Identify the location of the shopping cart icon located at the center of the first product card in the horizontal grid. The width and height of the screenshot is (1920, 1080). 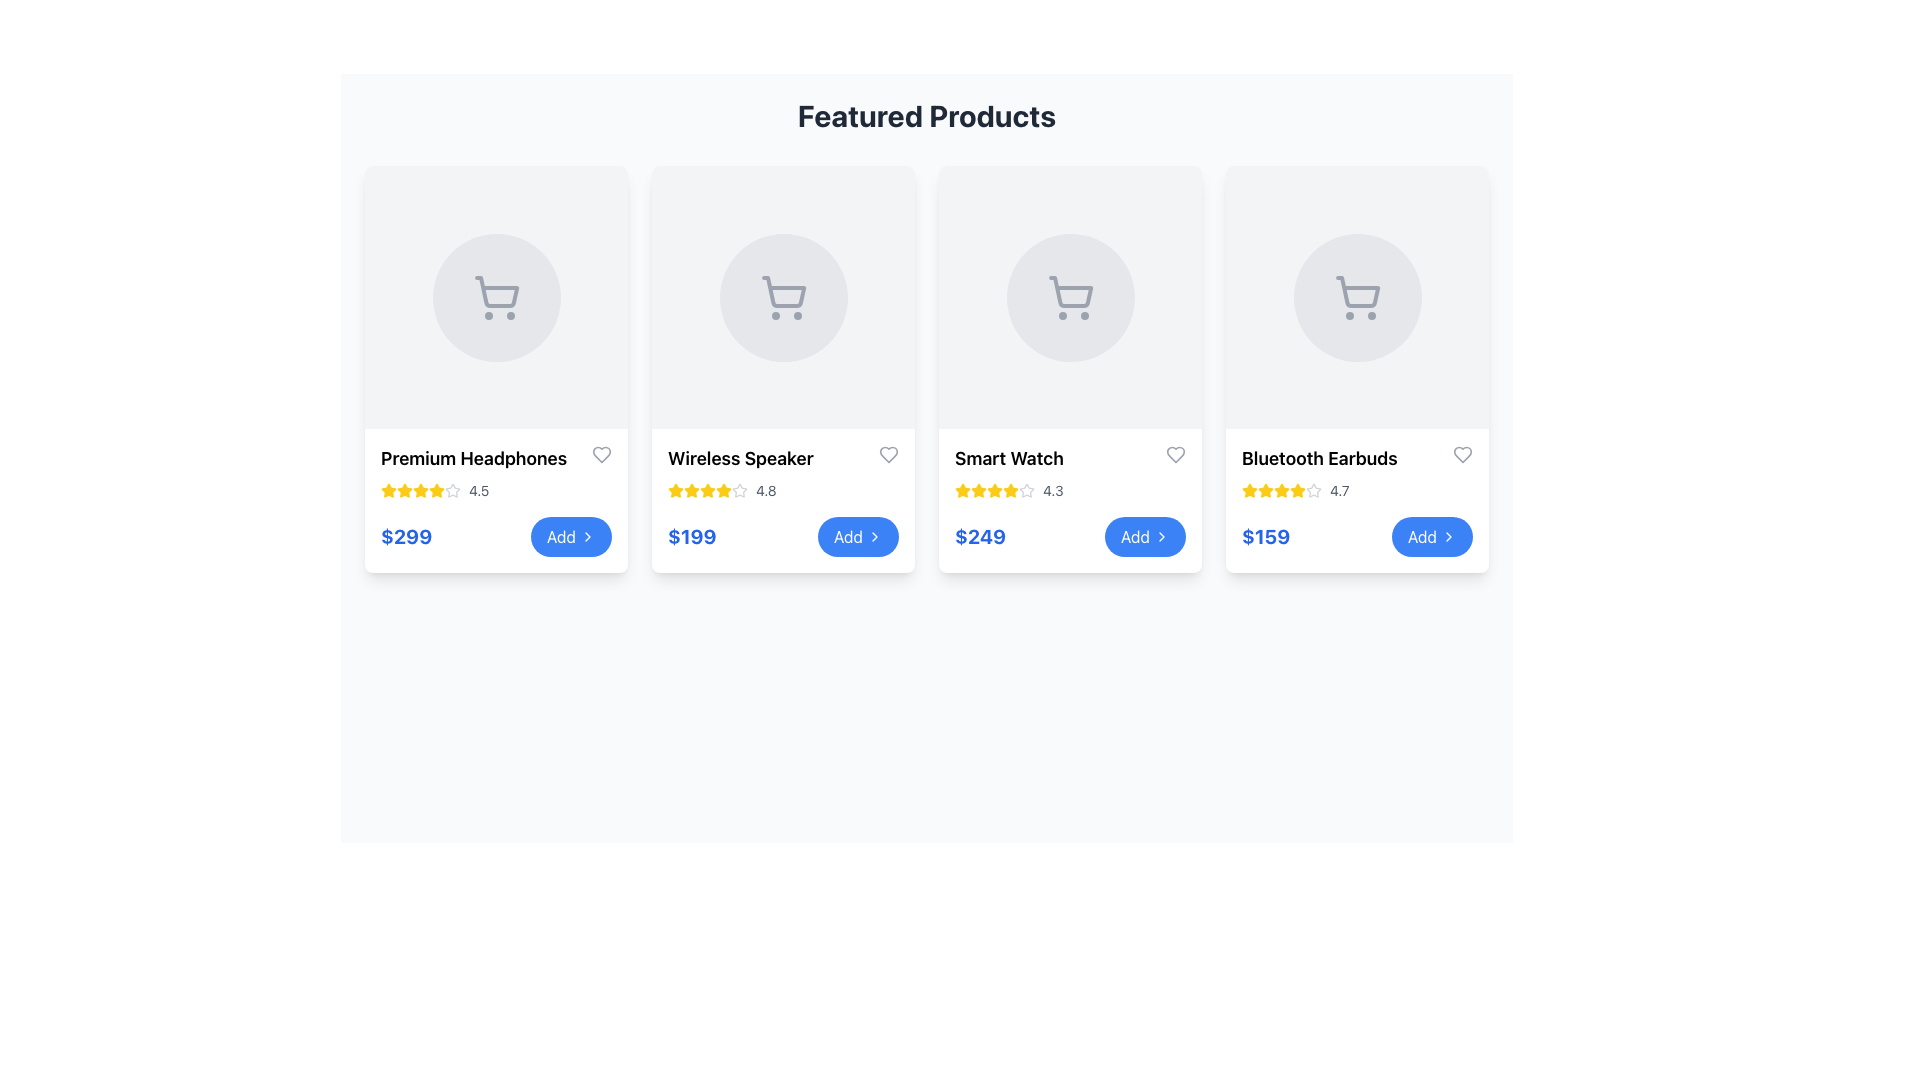
(496, 297).